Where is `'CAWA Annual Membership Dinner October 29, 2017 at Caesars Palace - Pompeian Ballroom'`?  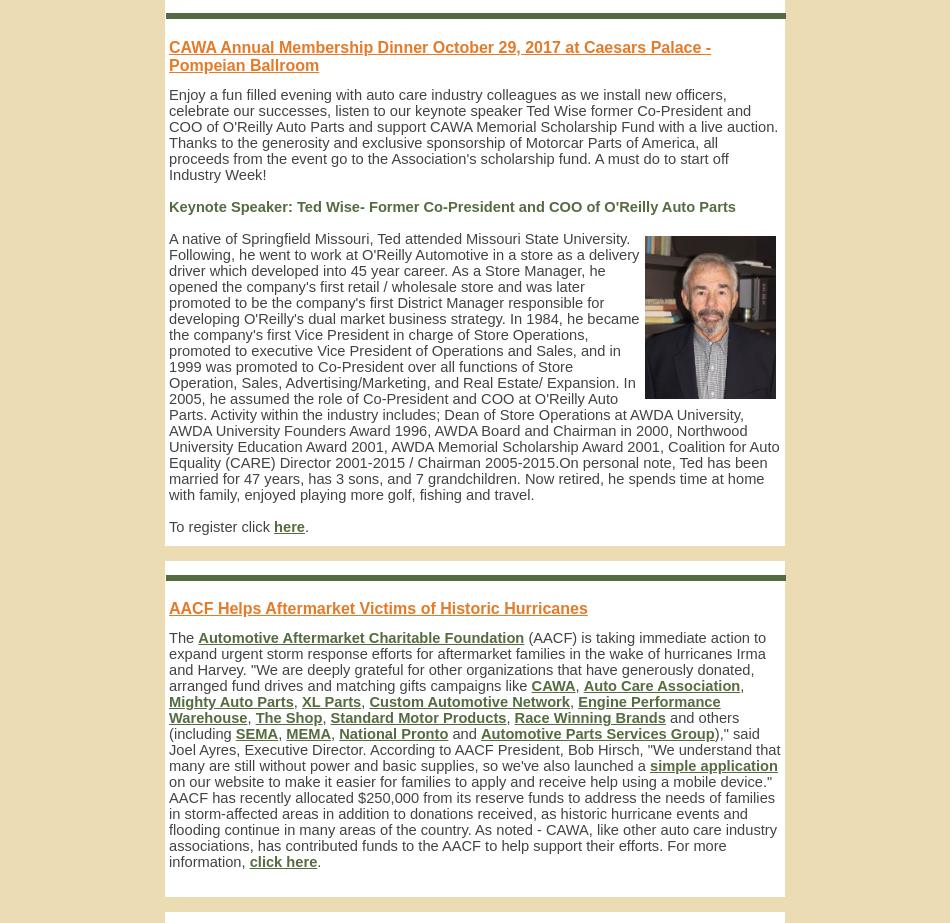
'CAWA Annual Membership Dinner October 29, 2017 at Caesars Palace - Pompeian Ballroom' is located at coordinates (439, 55).